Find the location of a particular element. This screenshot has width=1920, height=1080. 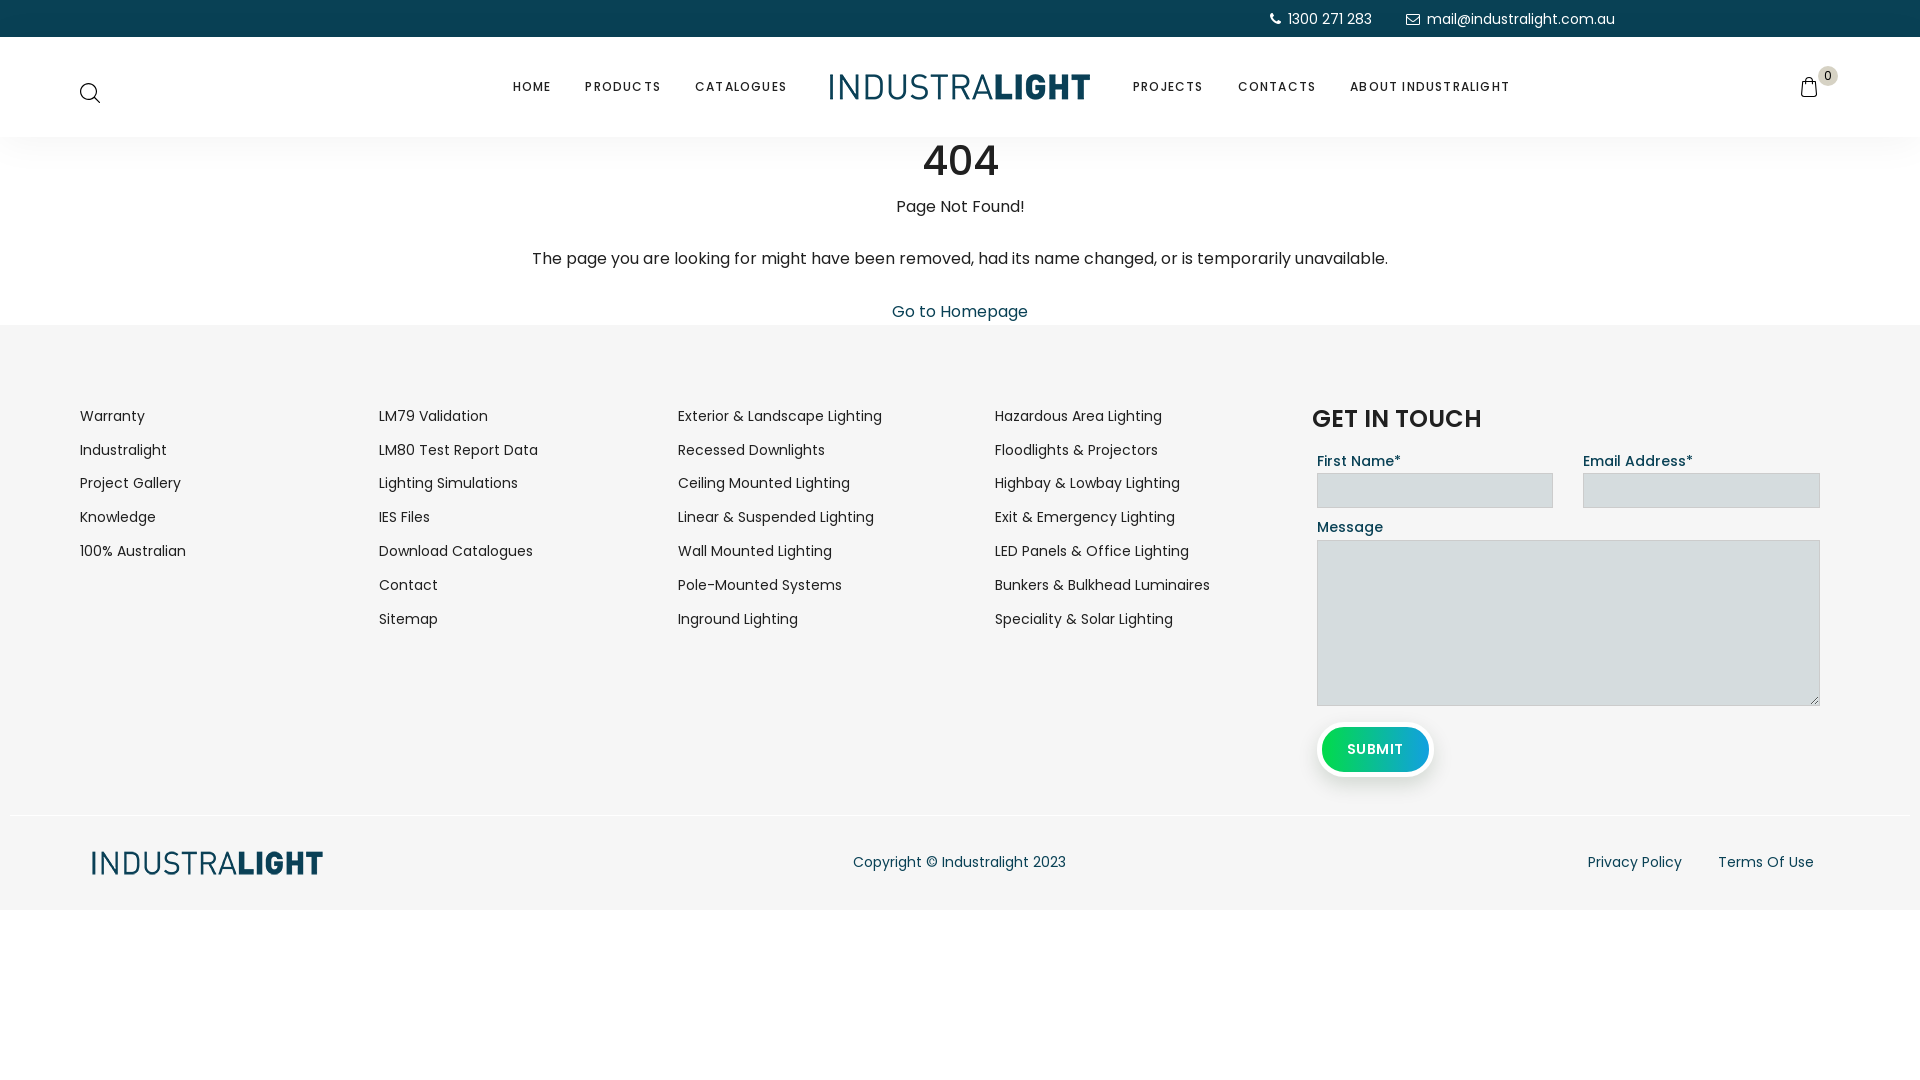

'Contact' is located at coordinates (407, 585).